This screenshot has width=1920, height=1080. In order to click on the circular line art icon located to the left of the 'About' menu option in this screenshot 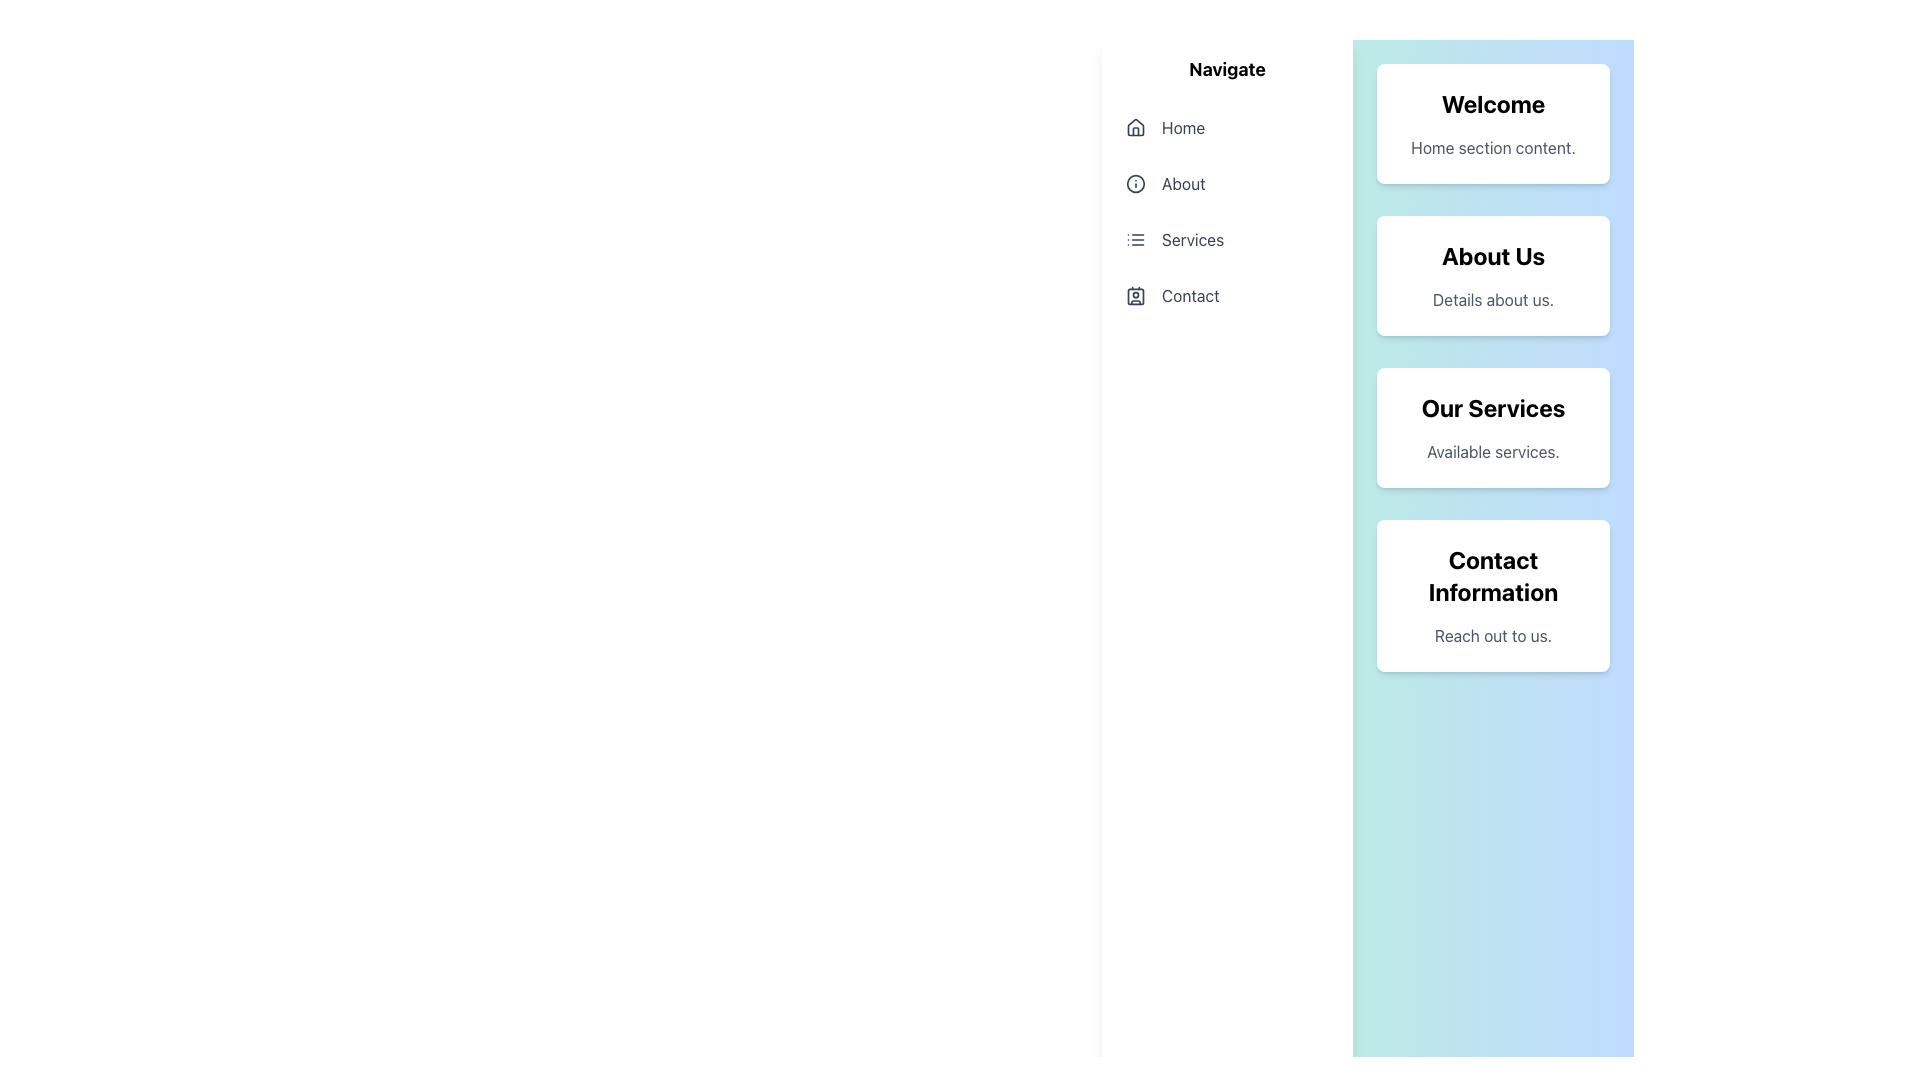, I will do `click(1136, 184)`.